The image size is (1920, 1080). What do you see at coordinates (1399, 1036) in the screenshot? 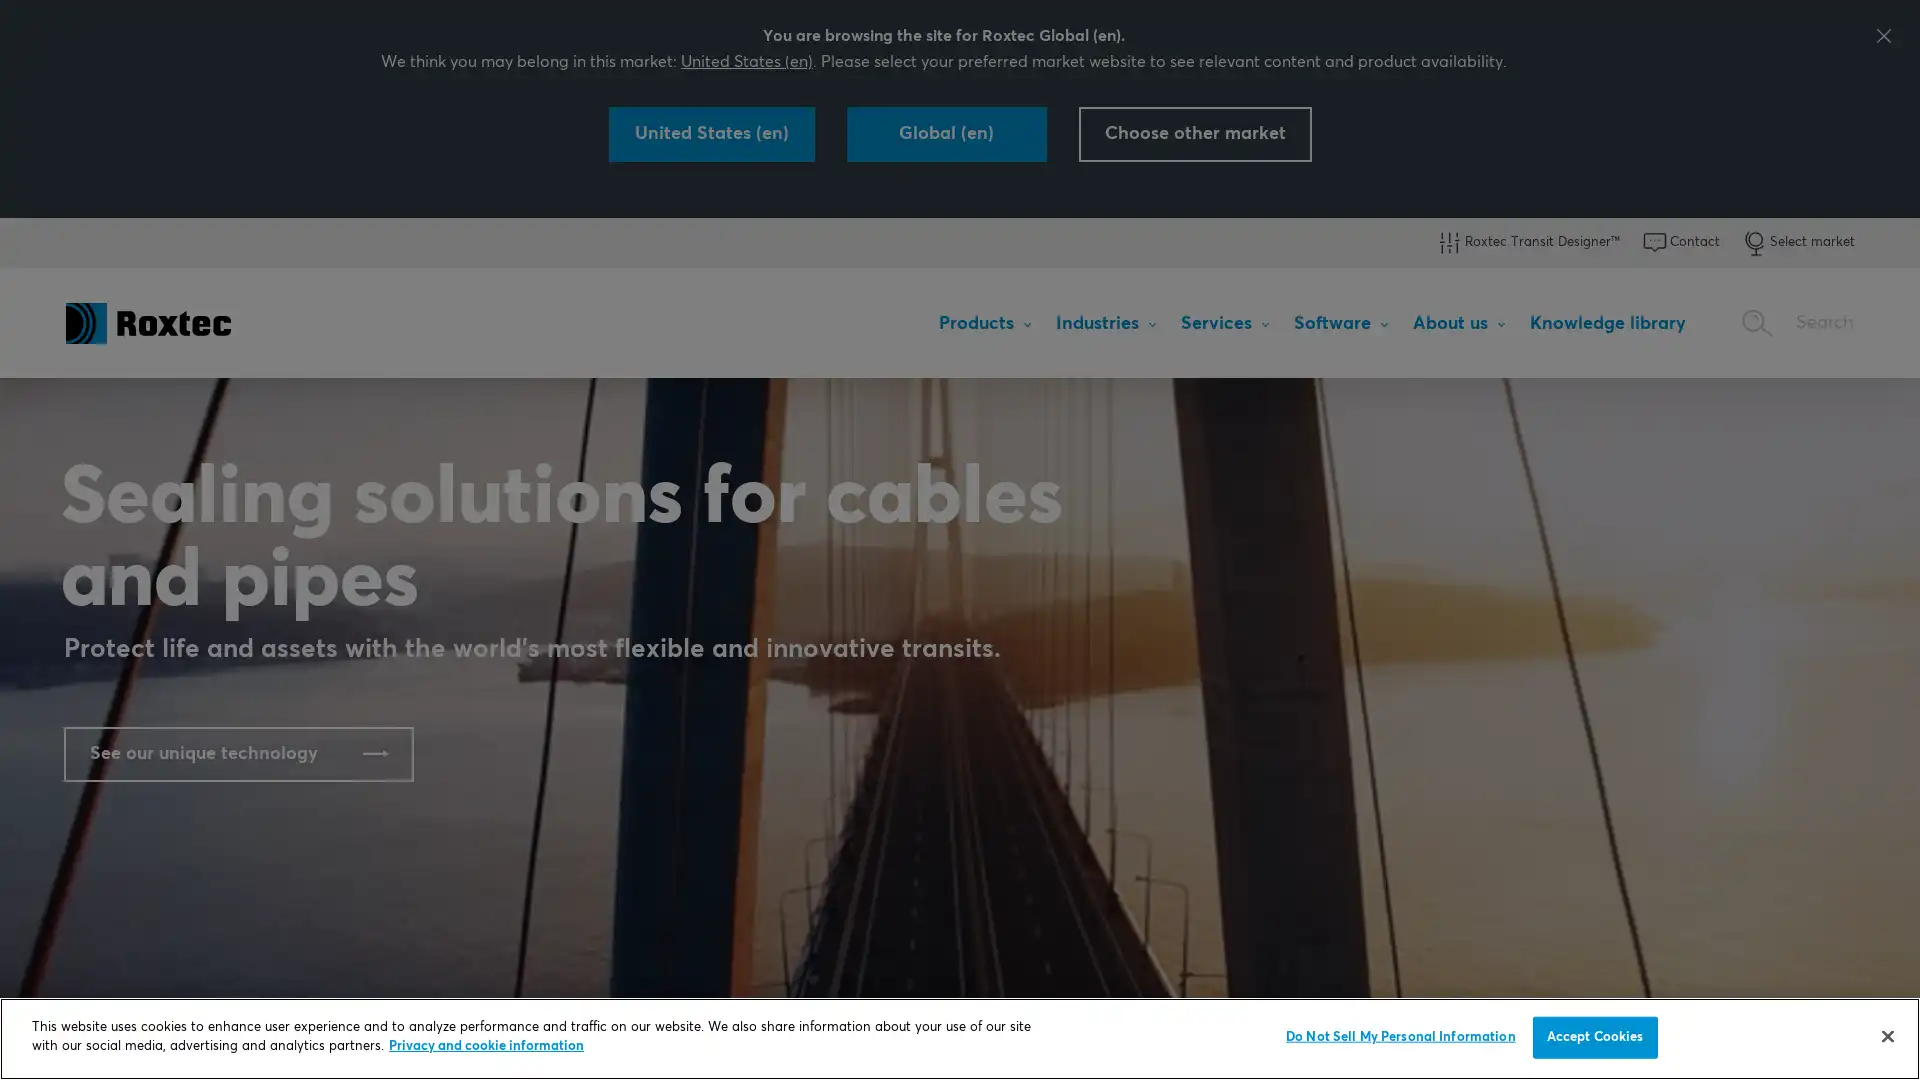
I see `Do Not Sell My Personal Information` at bounding box center [1399, 1036].